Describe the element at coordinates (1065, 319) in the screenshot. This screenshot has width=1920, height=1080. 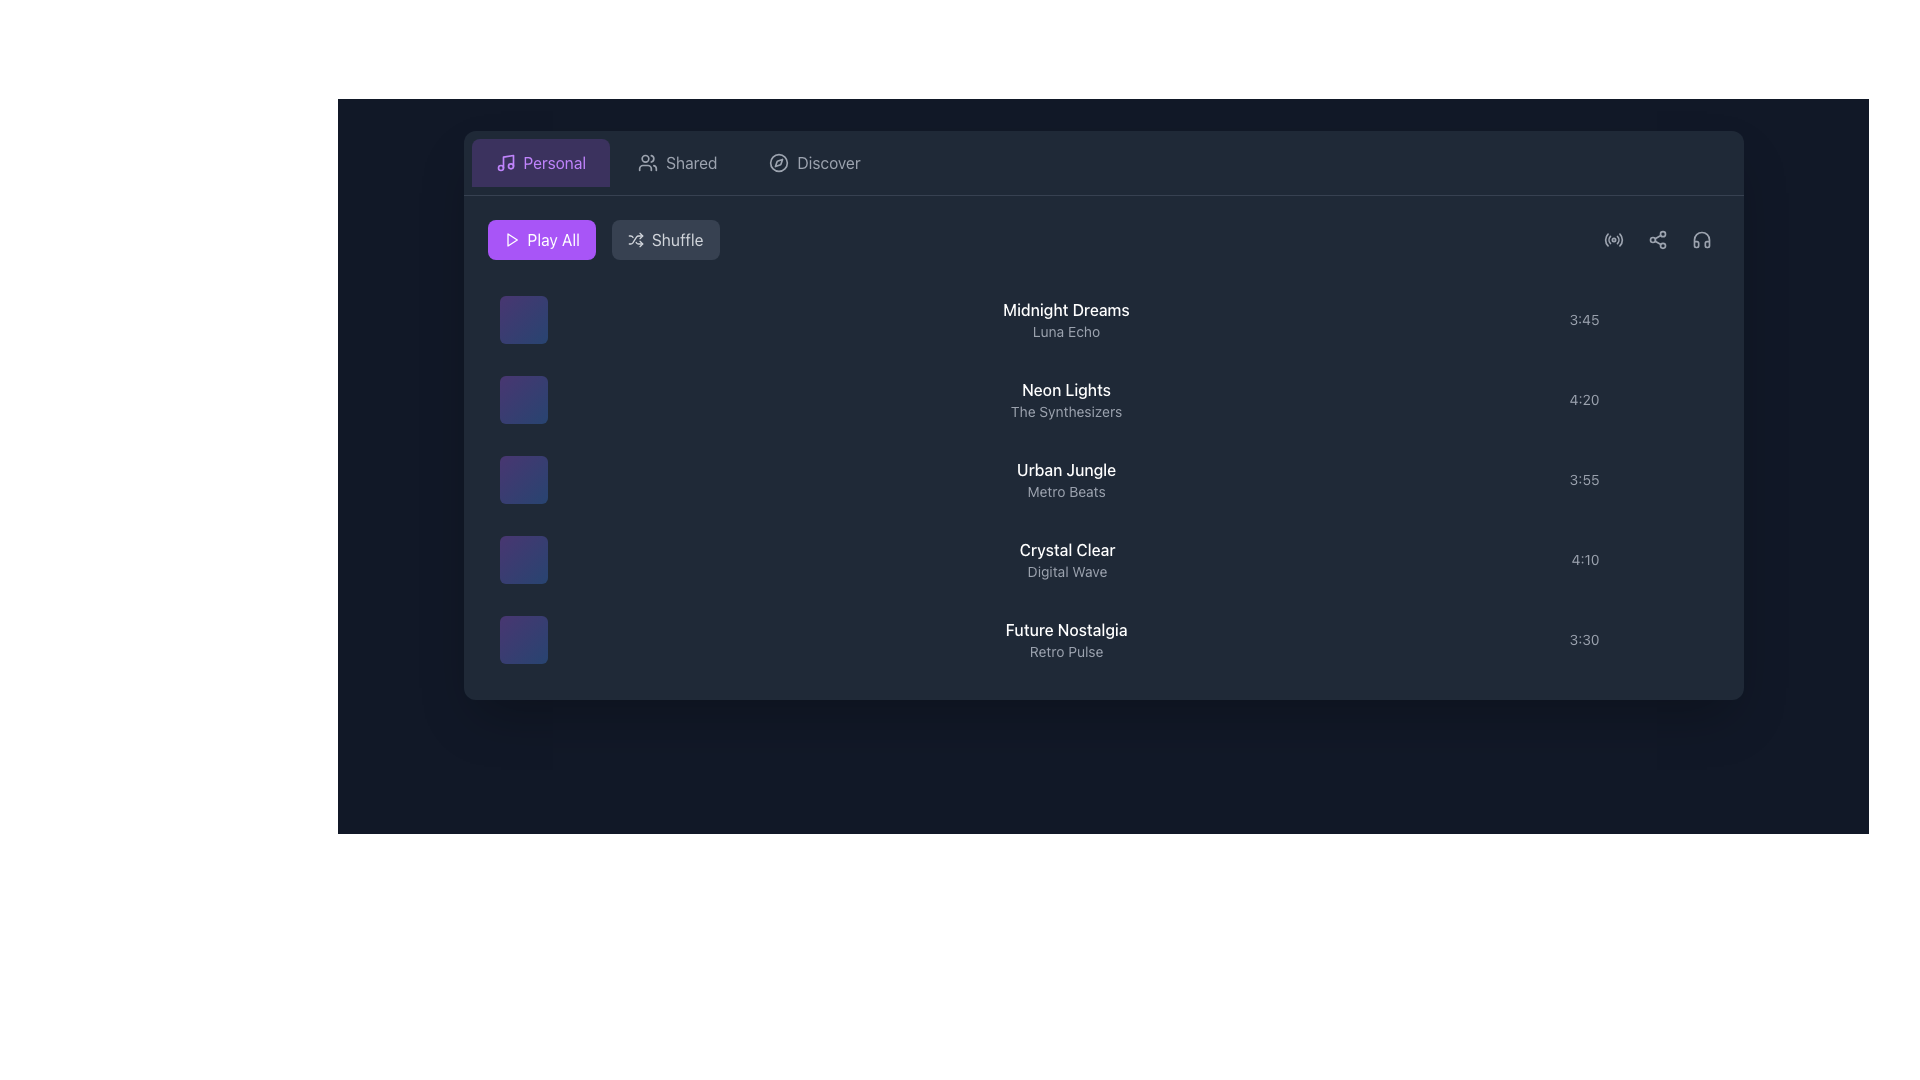
I see `the label displaying the title and artist of the music track, located in the middle of a row with an album image to the left and duration to the right` at that location.